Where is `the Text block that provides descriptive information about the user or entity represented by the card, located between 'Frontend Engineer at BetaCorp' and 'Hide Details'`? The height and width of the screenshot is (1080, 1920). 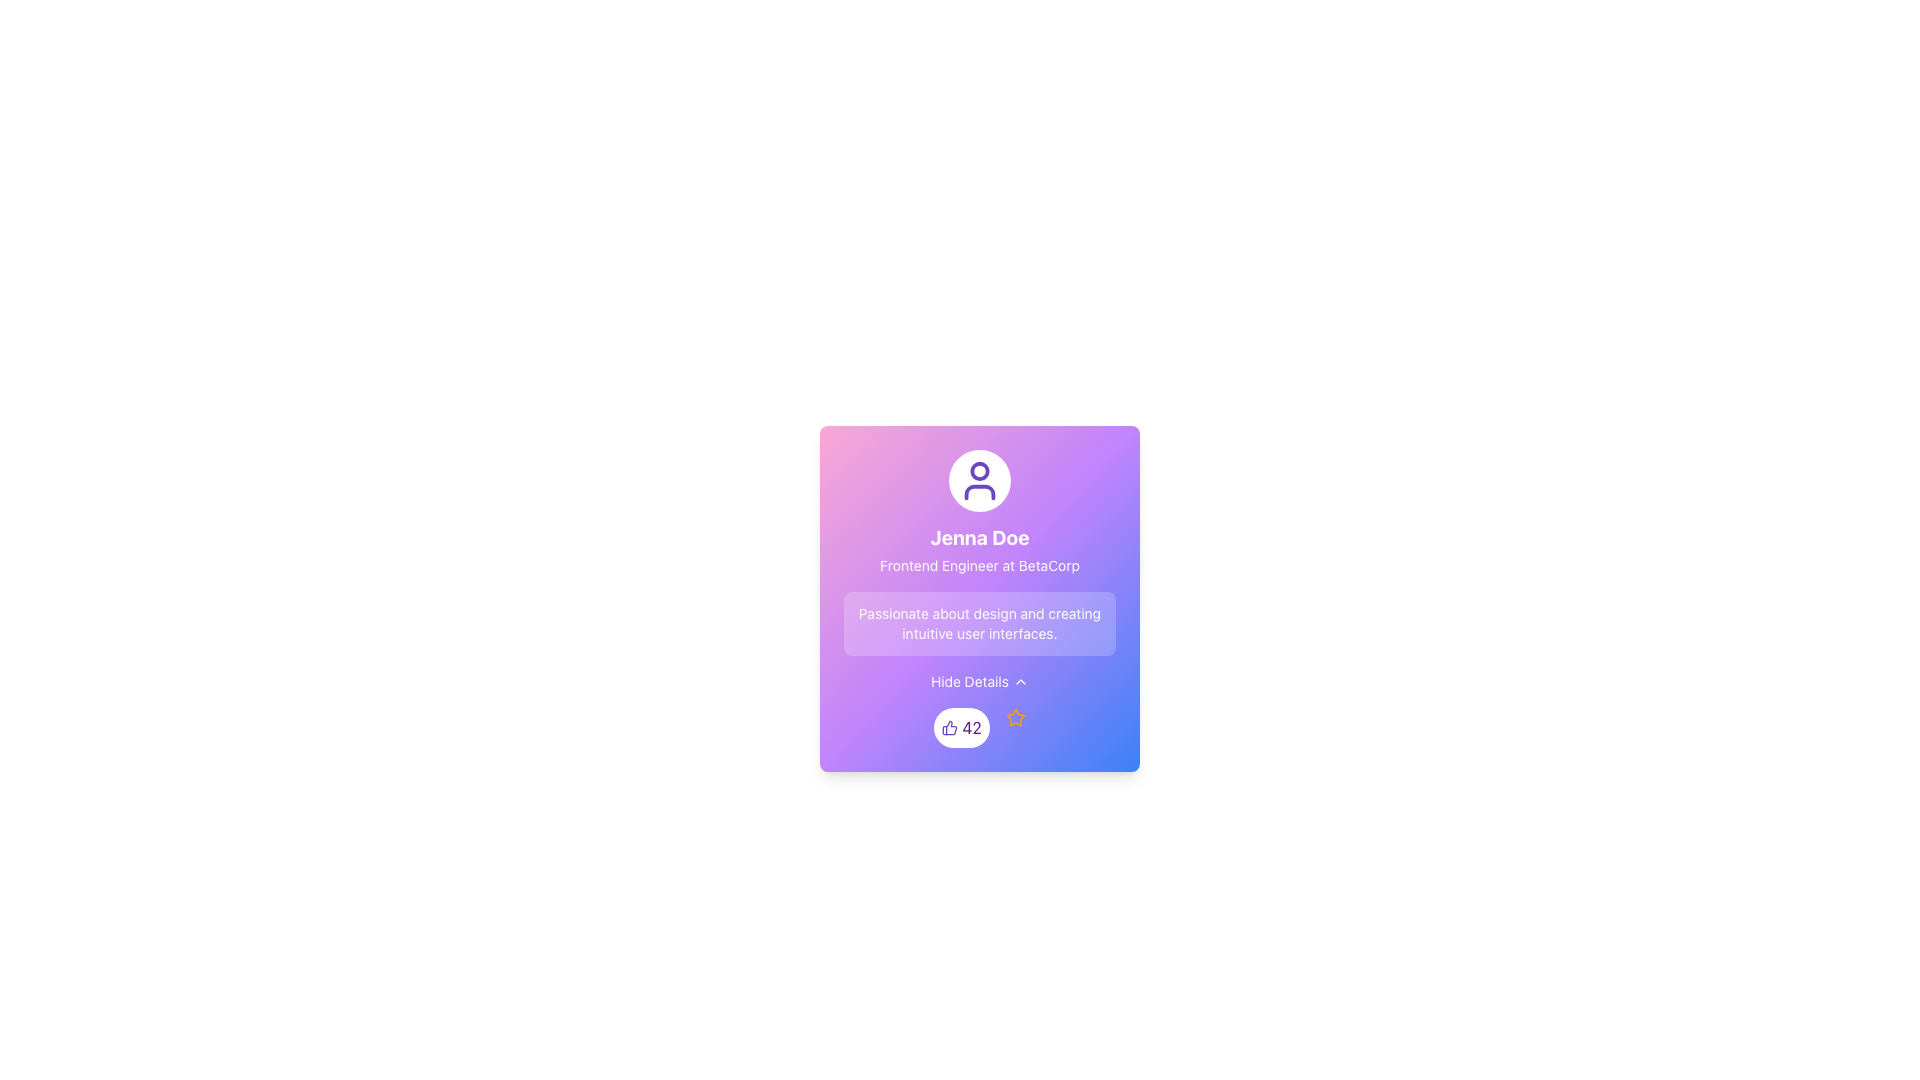 the Text block that provides descriptive information about the user or entity represented by the card, located between 'Frontend Engineer at BetaCorp' and 'Hide Details' is located at coordinates (979, 623).